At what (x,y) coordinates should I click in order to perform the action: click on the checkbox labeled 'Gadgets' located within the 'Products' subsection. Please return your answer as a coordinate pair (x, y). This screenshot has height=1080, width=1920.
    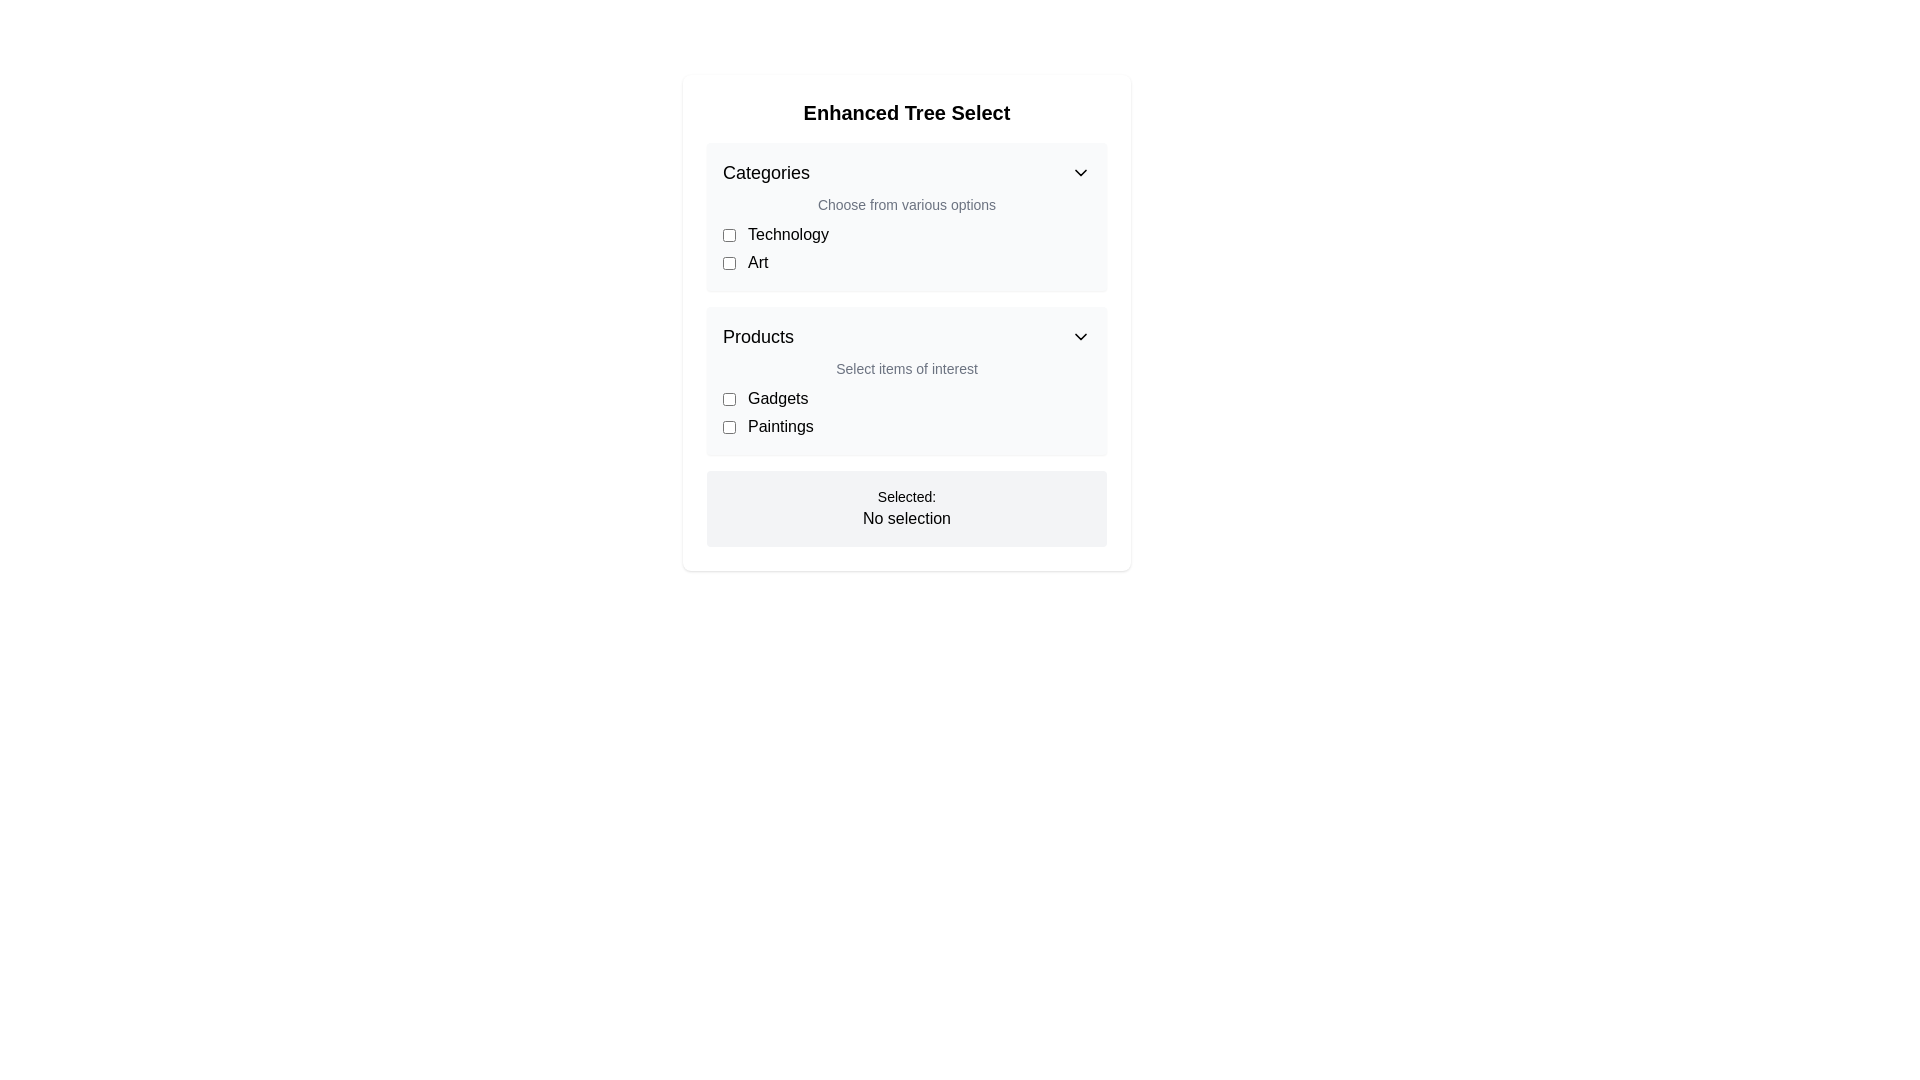
    Looking at the image, I should click on (906, 398).